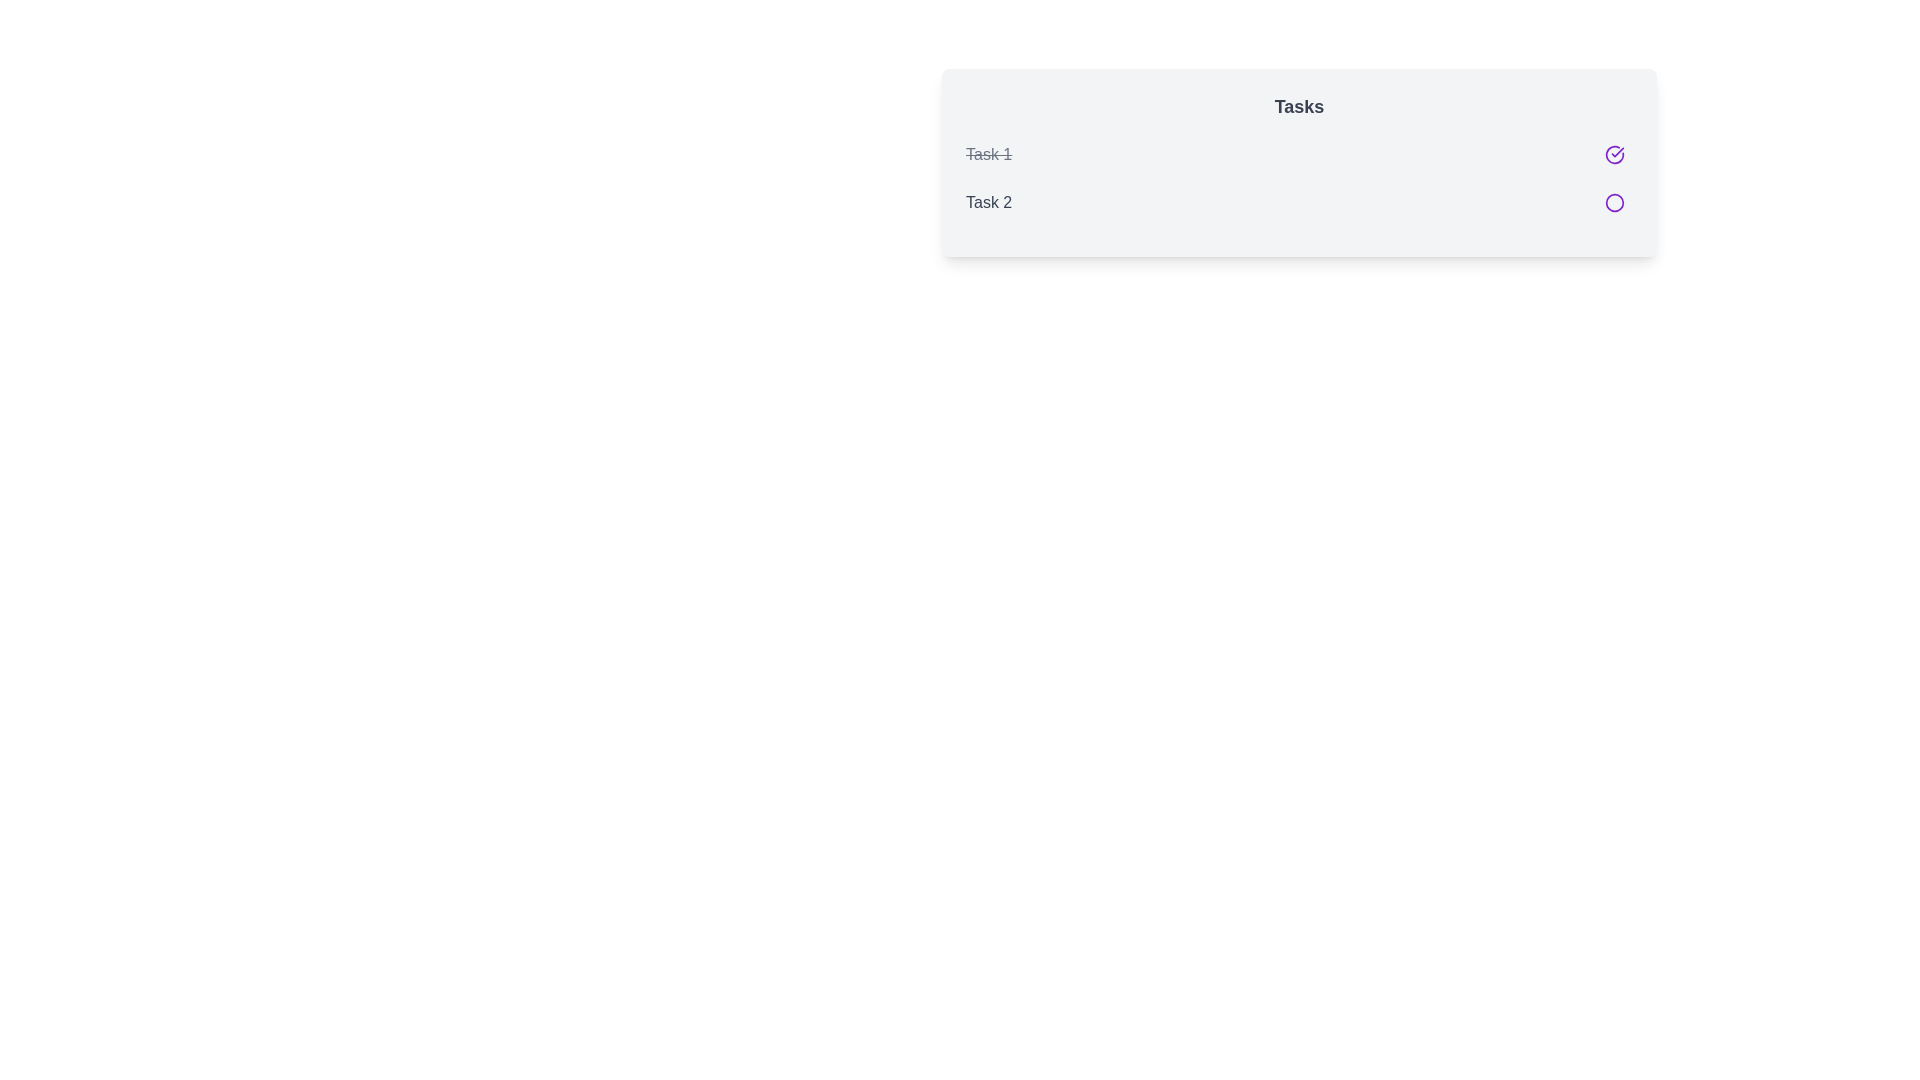 This screenshot has width=1920, height=1080. What do you see at coordinates (1614, 153) in the screenshot?
I see `the circular checkmark icon located to the right of the 'Task 2' text` at bounding box center [1614, 153].